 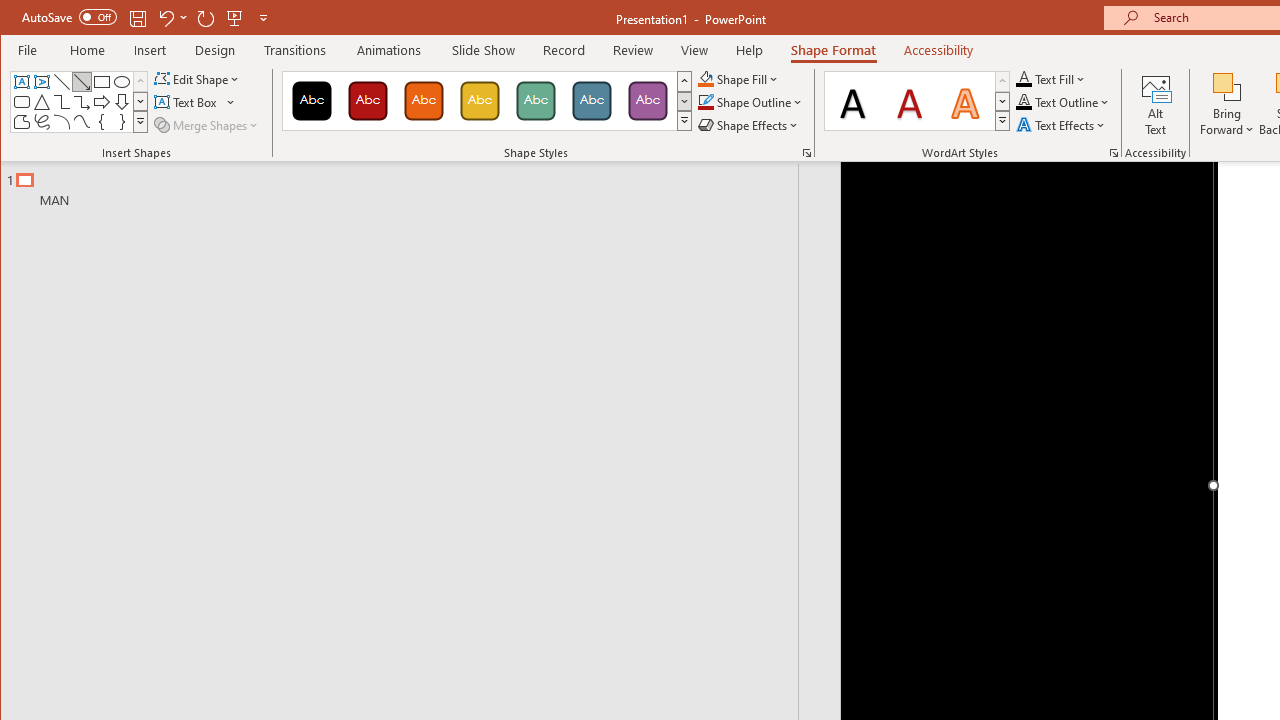 What do you see at coordinates (198, 78) in the screenshot?
I see `'Edit Shape'` at bounding box center [198, 78].